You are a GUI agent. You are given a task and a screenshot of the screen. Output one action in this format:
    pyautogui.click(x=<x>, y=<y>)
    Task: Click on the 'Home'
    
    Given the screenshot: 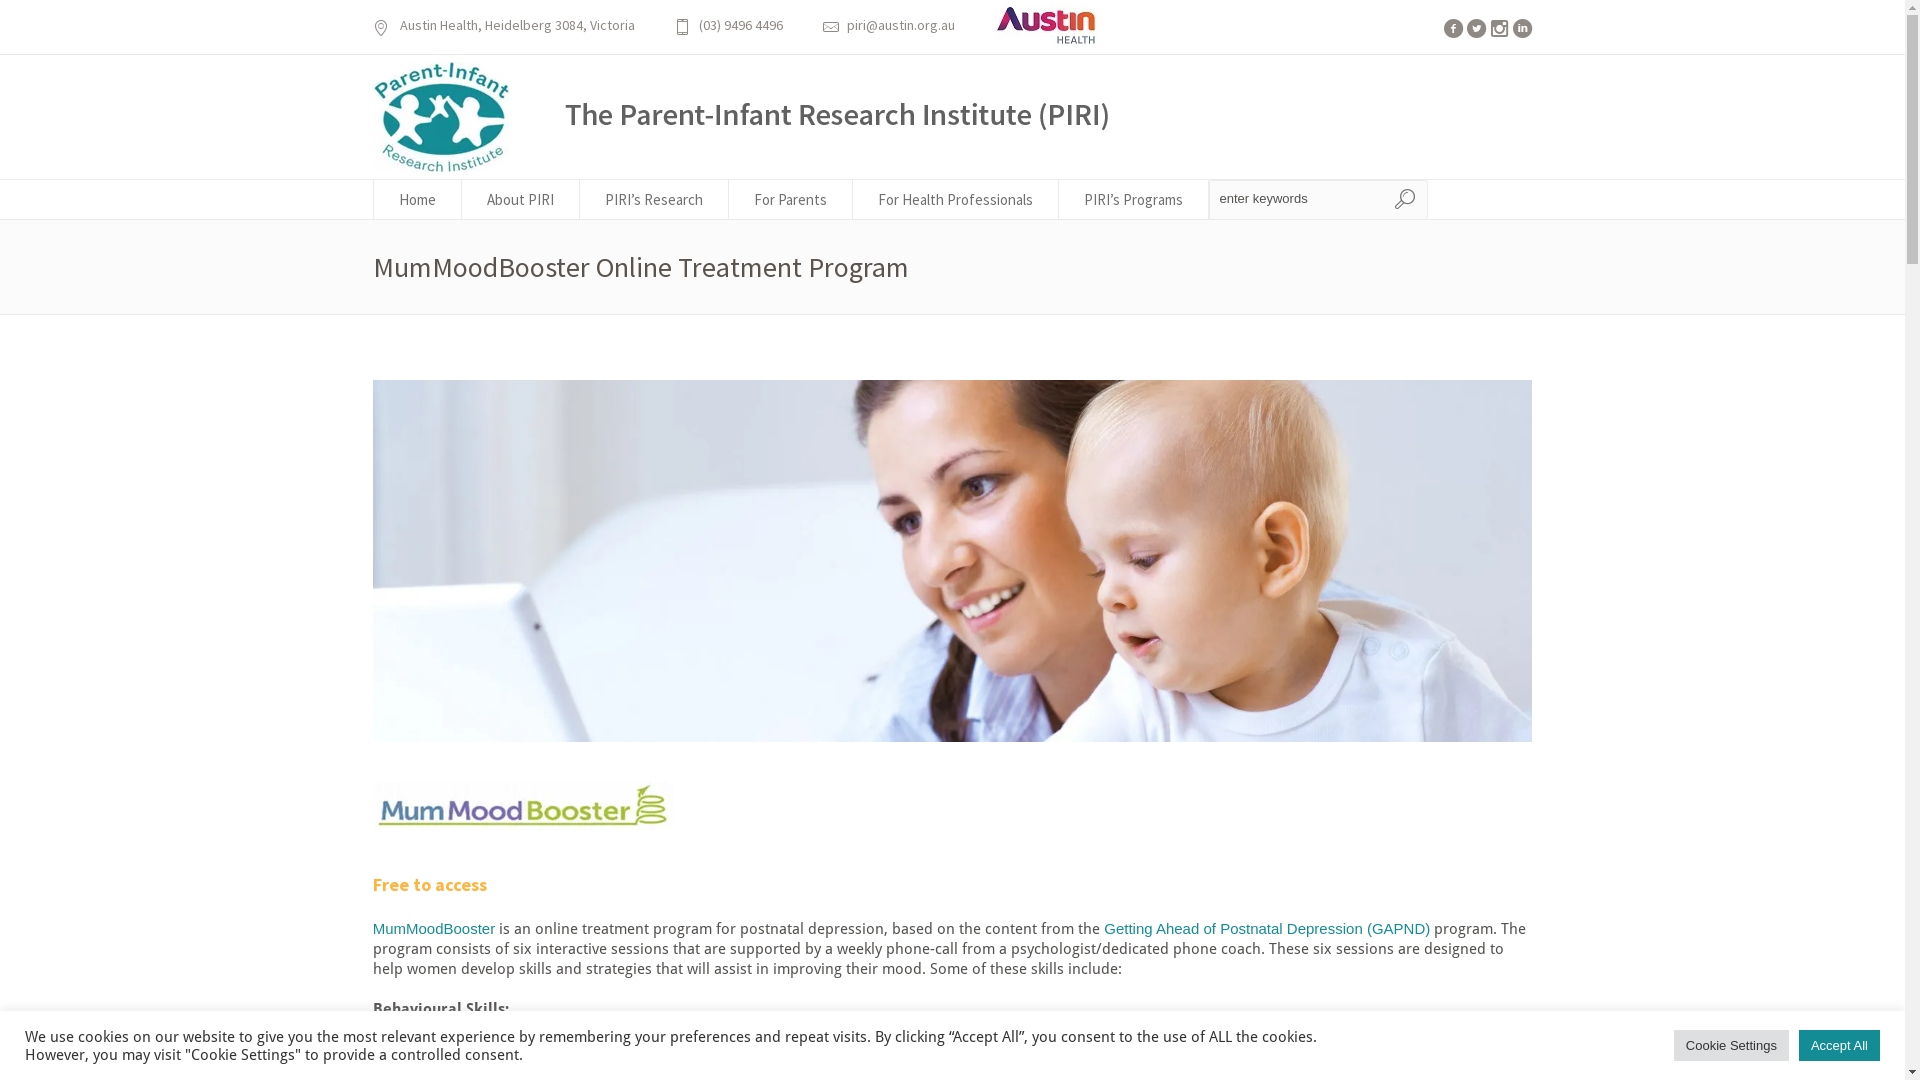 What is the action you would take?
    pyautogui.click(x=415, y=200)
    